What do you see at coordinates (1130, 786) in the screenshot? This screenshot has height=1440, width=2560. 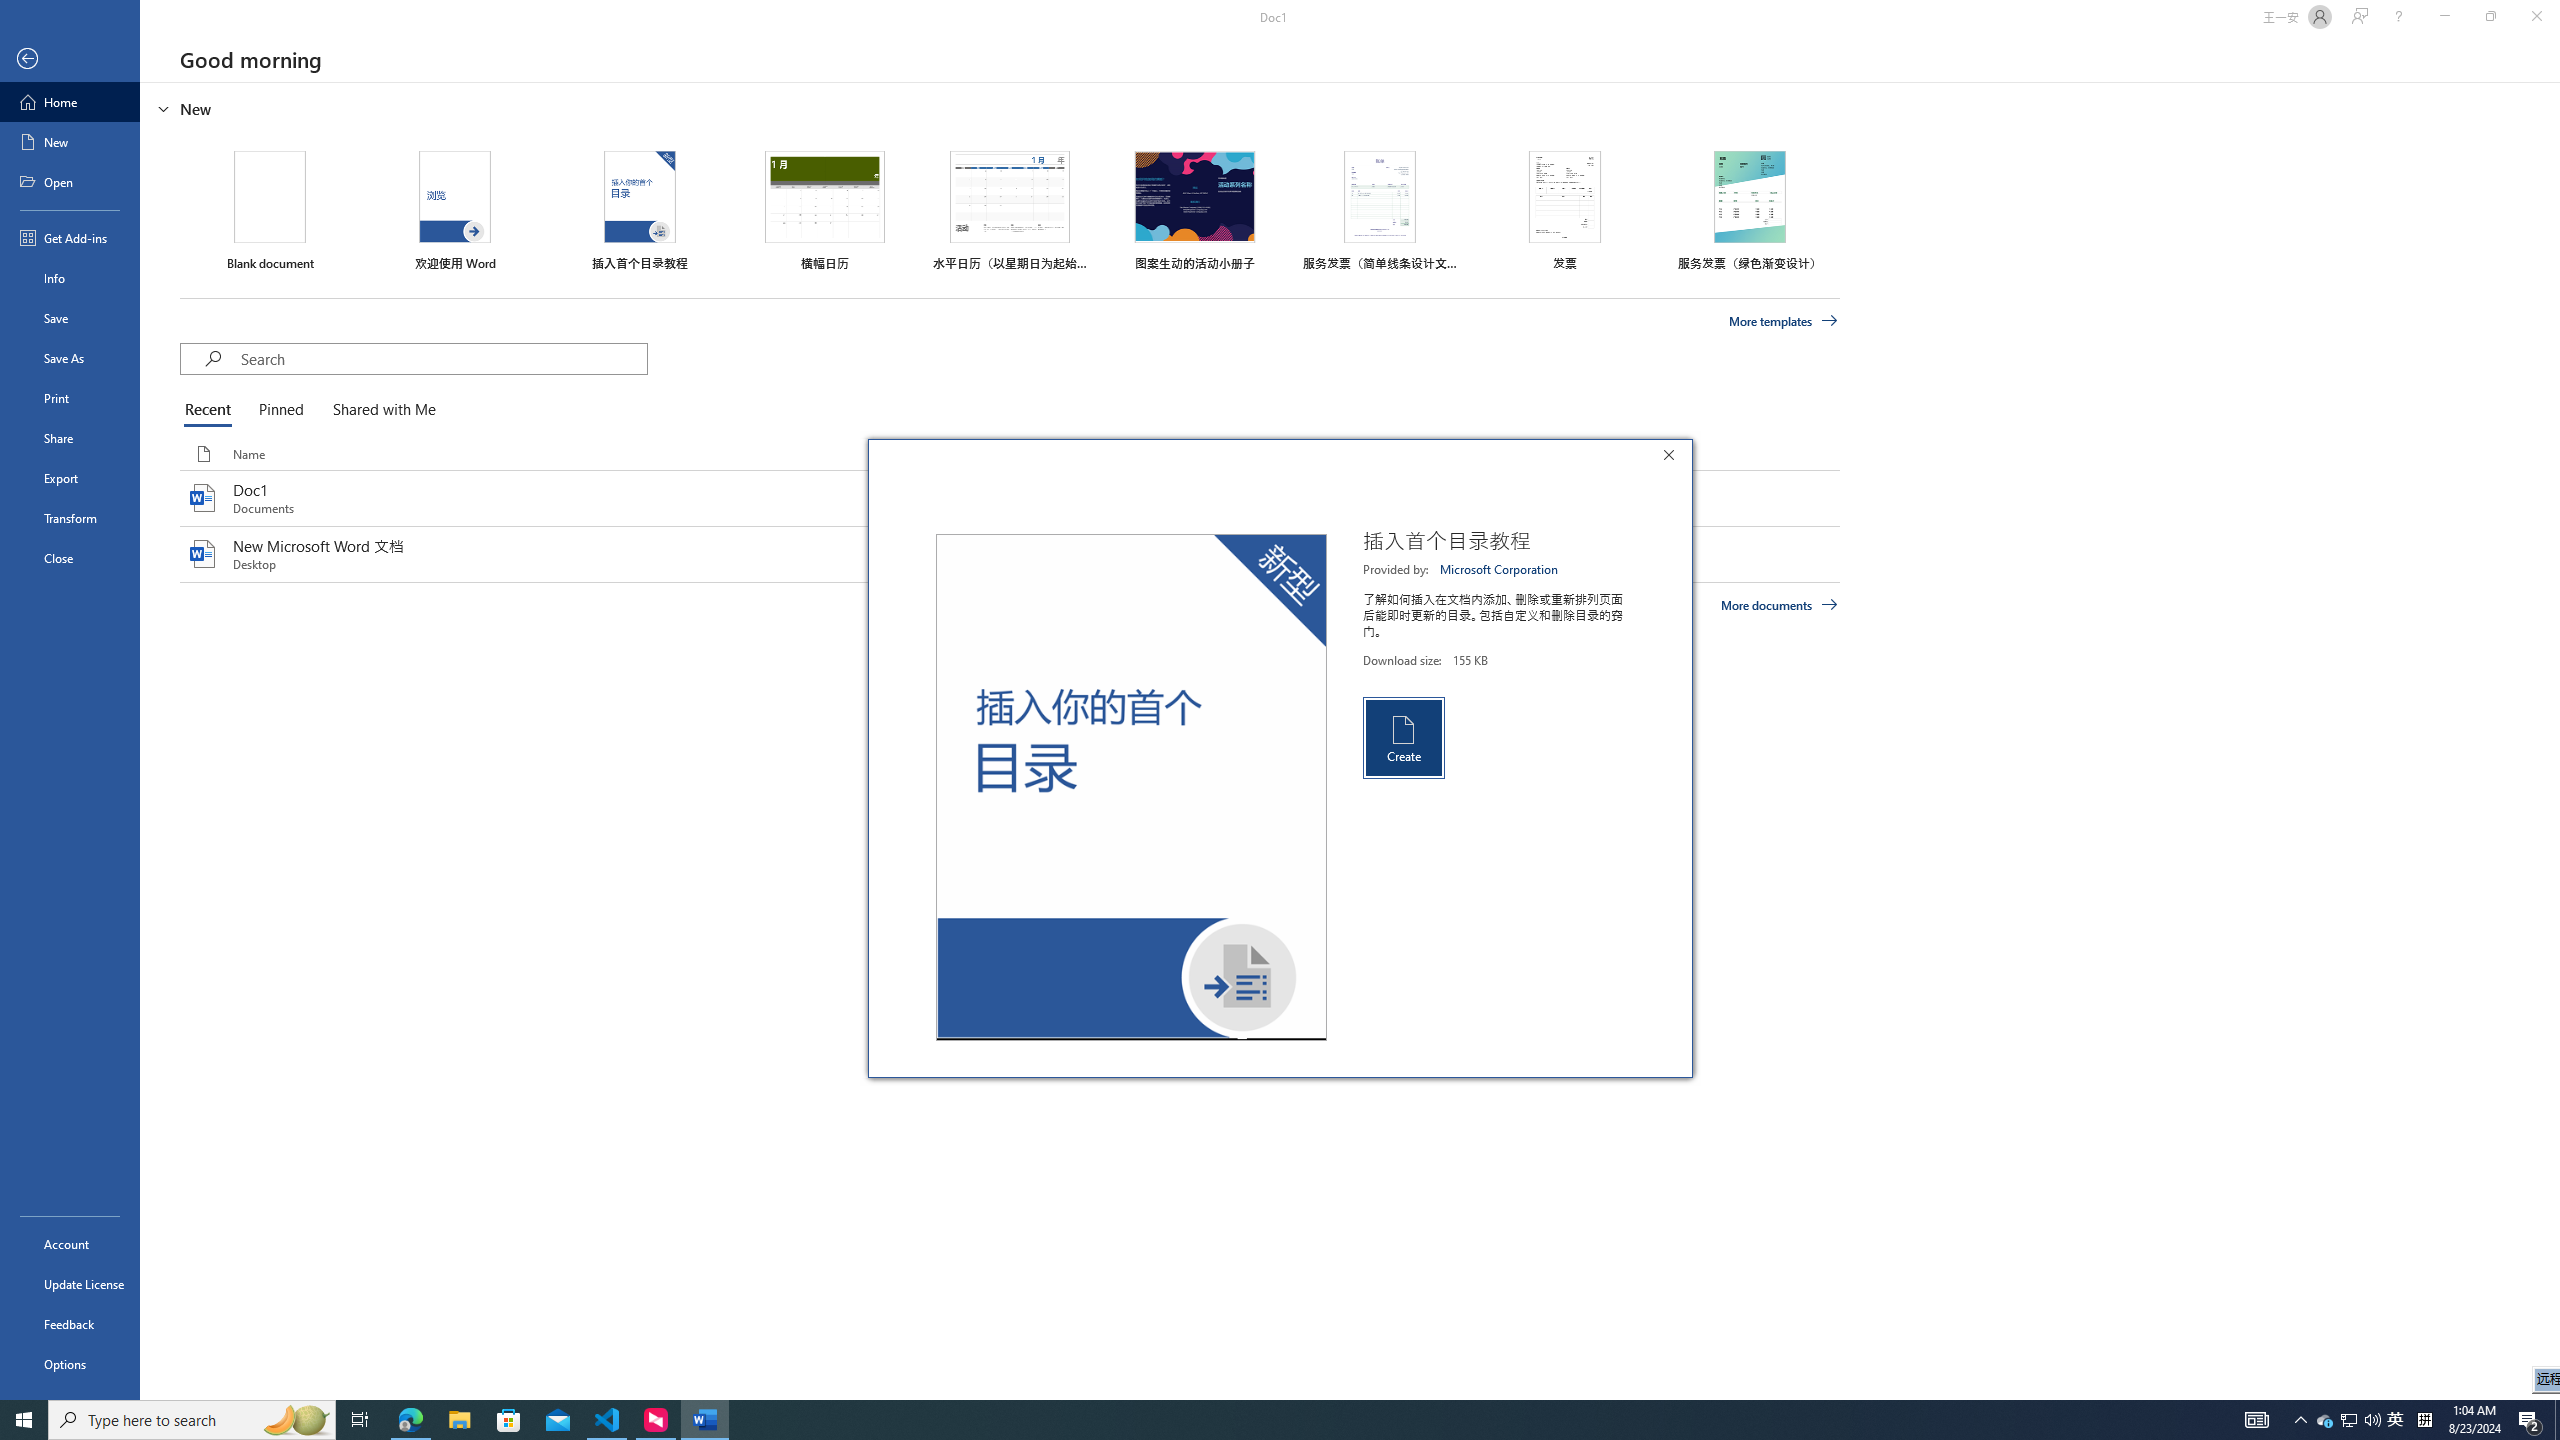 I see `'Preview'` at bounding box center [1130, 786].